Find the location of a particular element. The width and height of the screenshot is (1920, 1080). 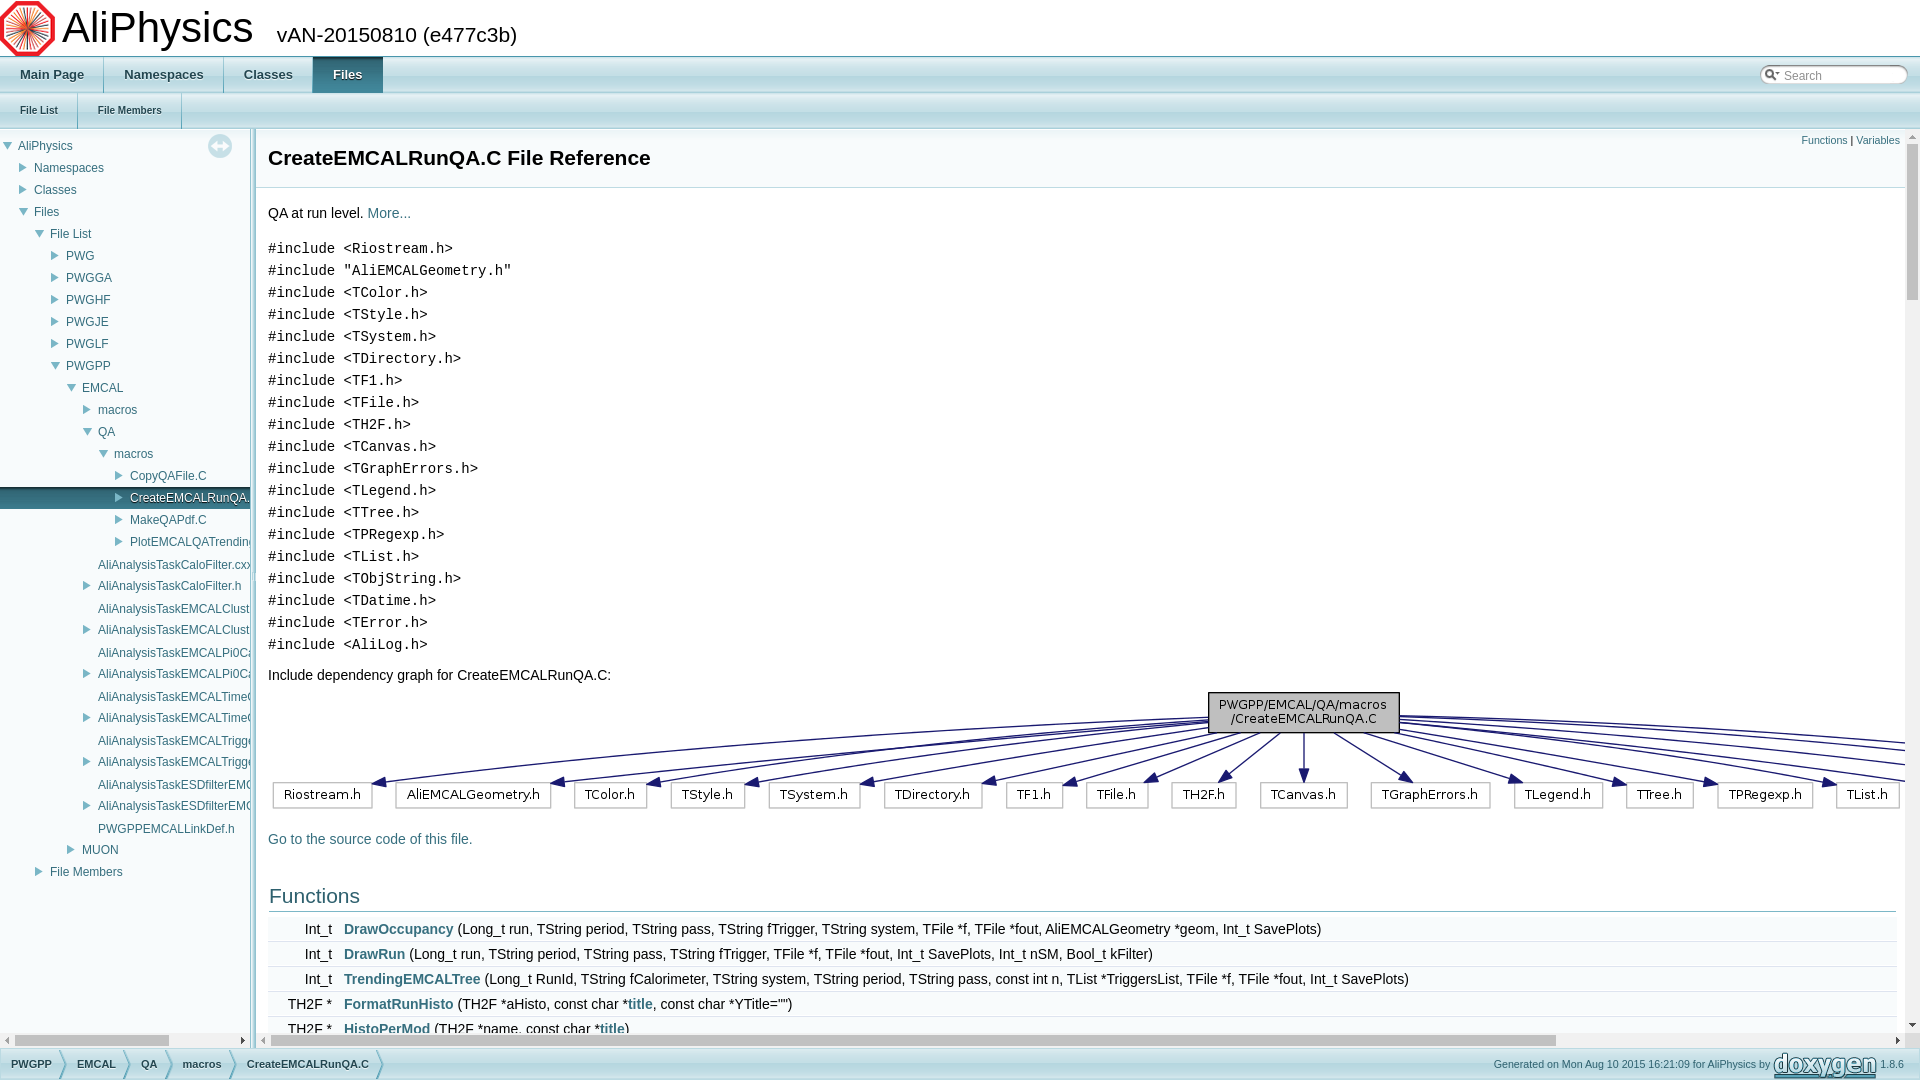

'MakeQAPdf.C' is located at coordinates (127, 519).